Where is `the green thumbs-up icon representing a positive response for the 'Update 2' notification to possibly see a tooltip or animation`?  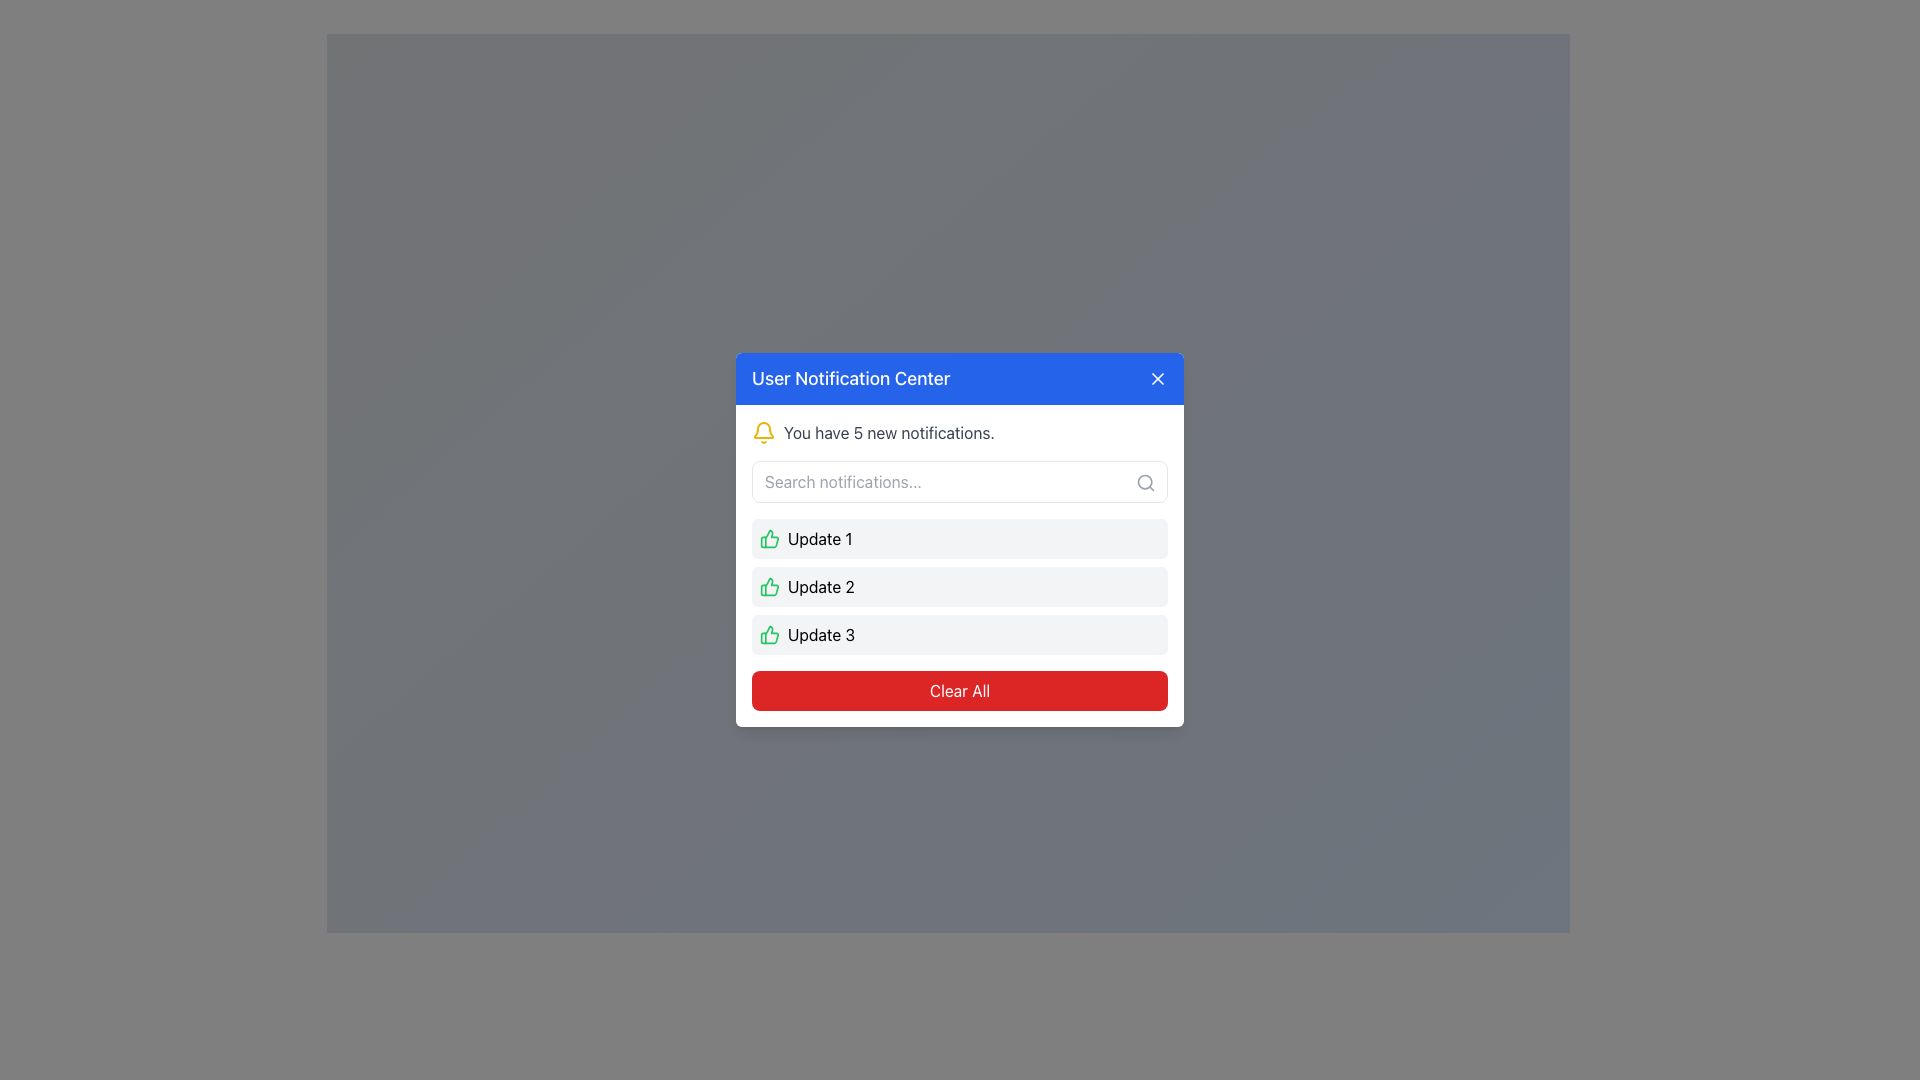 the green thumbs-up icon representing a positive response for the 'Update 2' notification to possibly see a tooltip or animation is located at coordinates (768, 585).